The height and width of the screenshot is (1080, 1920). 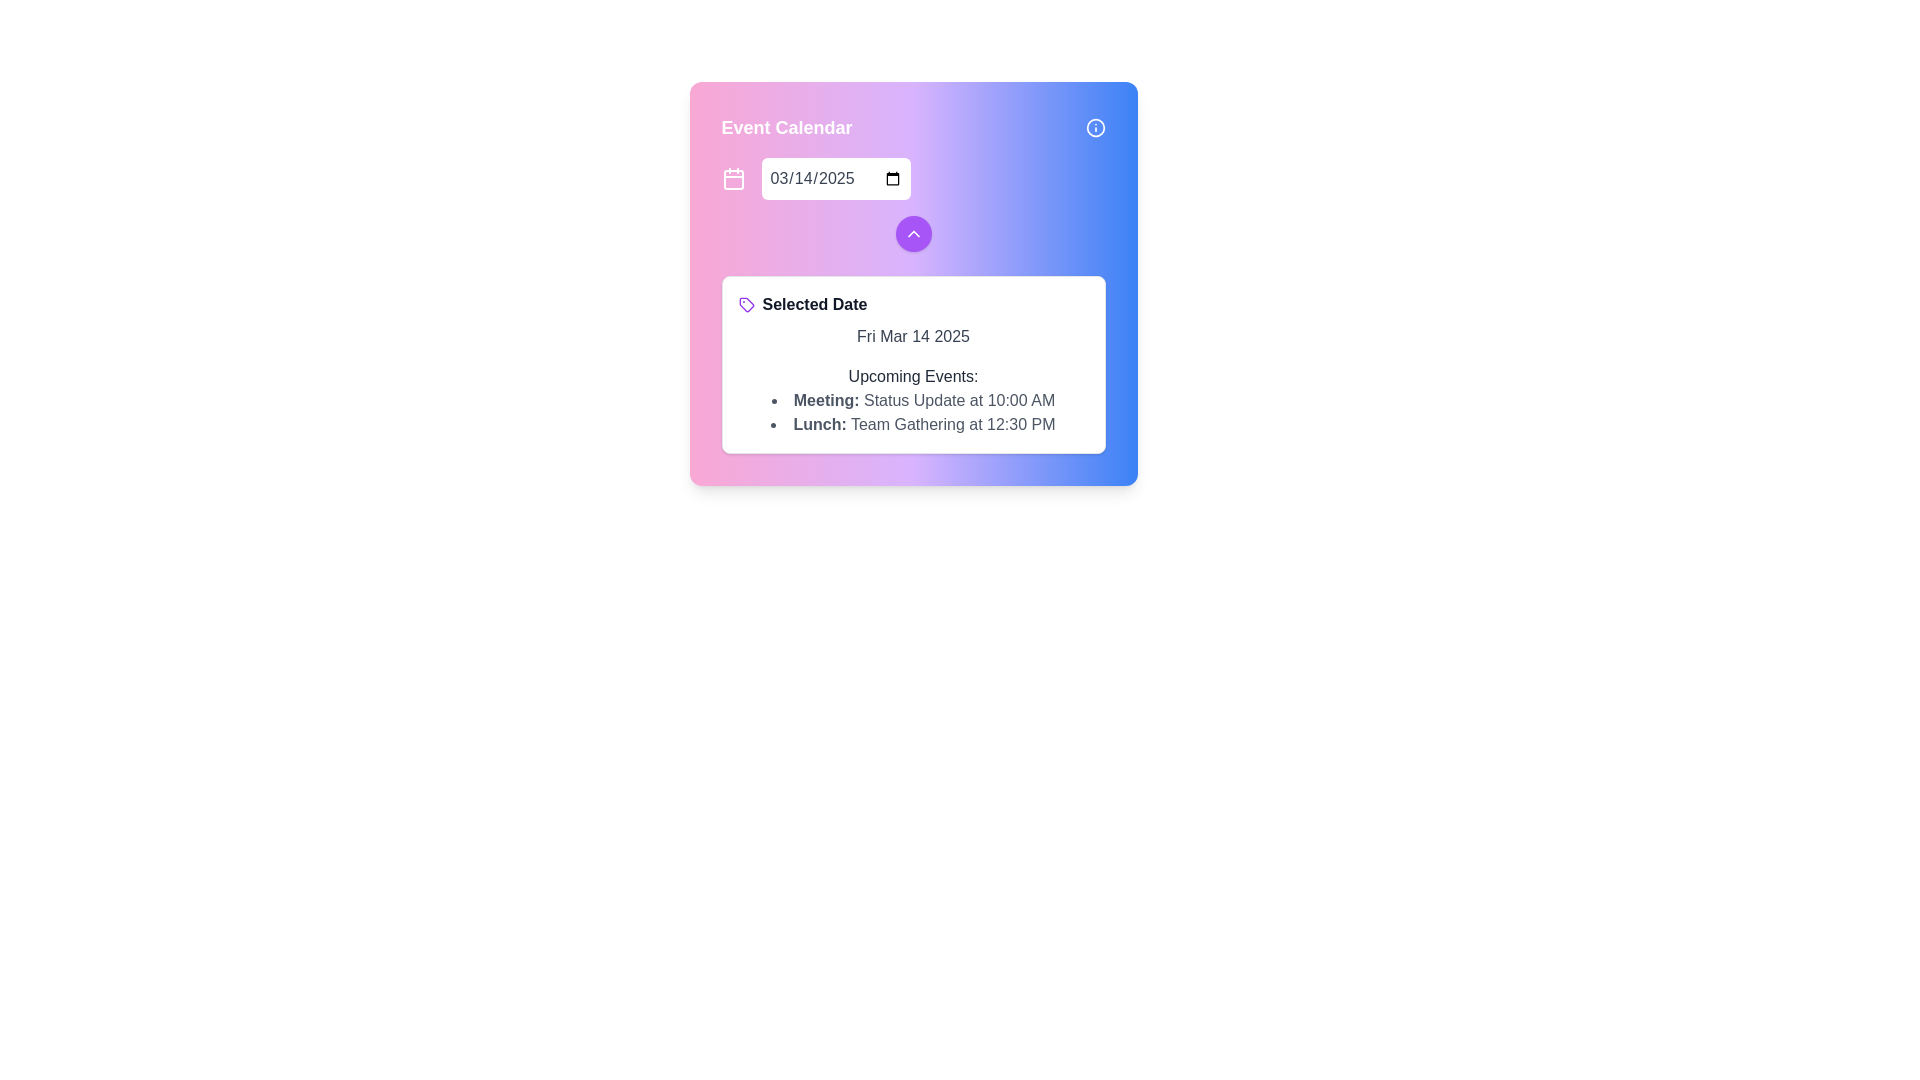 What do you see at coordinates (826, 400) in the screenshot?
I see `the text label that reads 'Meeting:' which is styled in bold and positioned at the start of the event description line for upcoming events` at bounding box center [826, 400].